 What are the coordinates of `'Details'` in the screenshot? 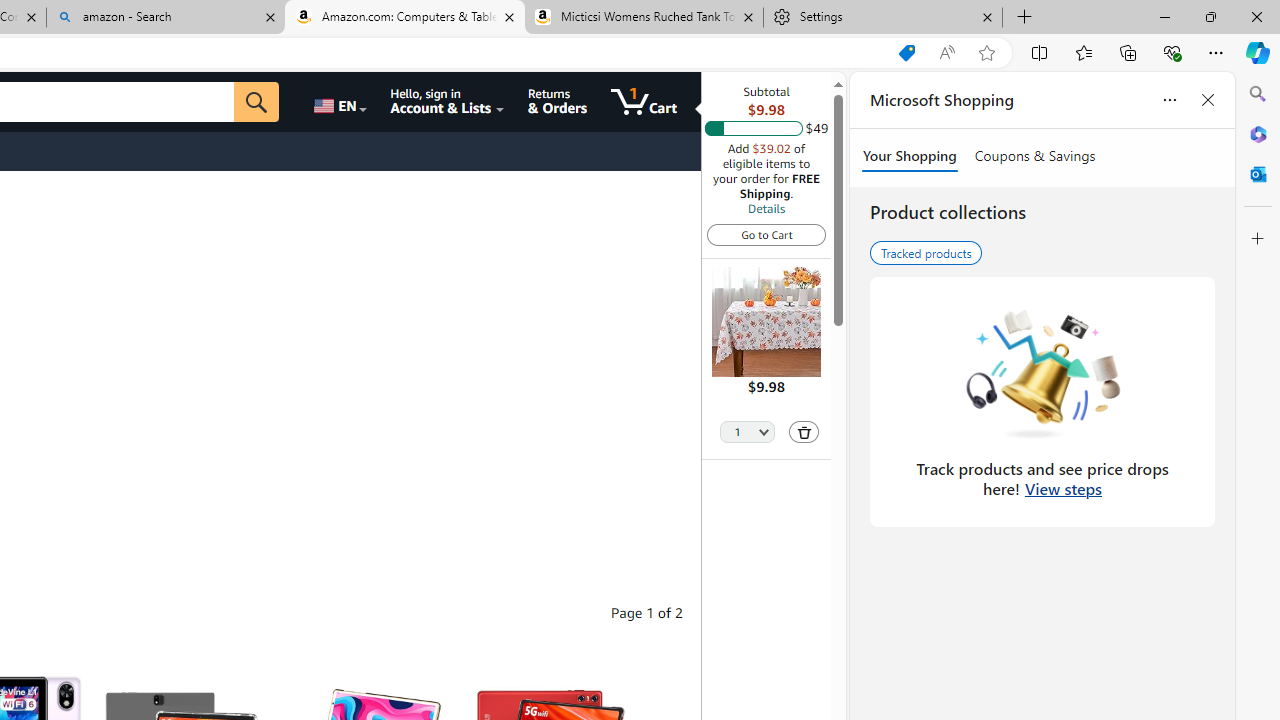 It's located at (765, 208).